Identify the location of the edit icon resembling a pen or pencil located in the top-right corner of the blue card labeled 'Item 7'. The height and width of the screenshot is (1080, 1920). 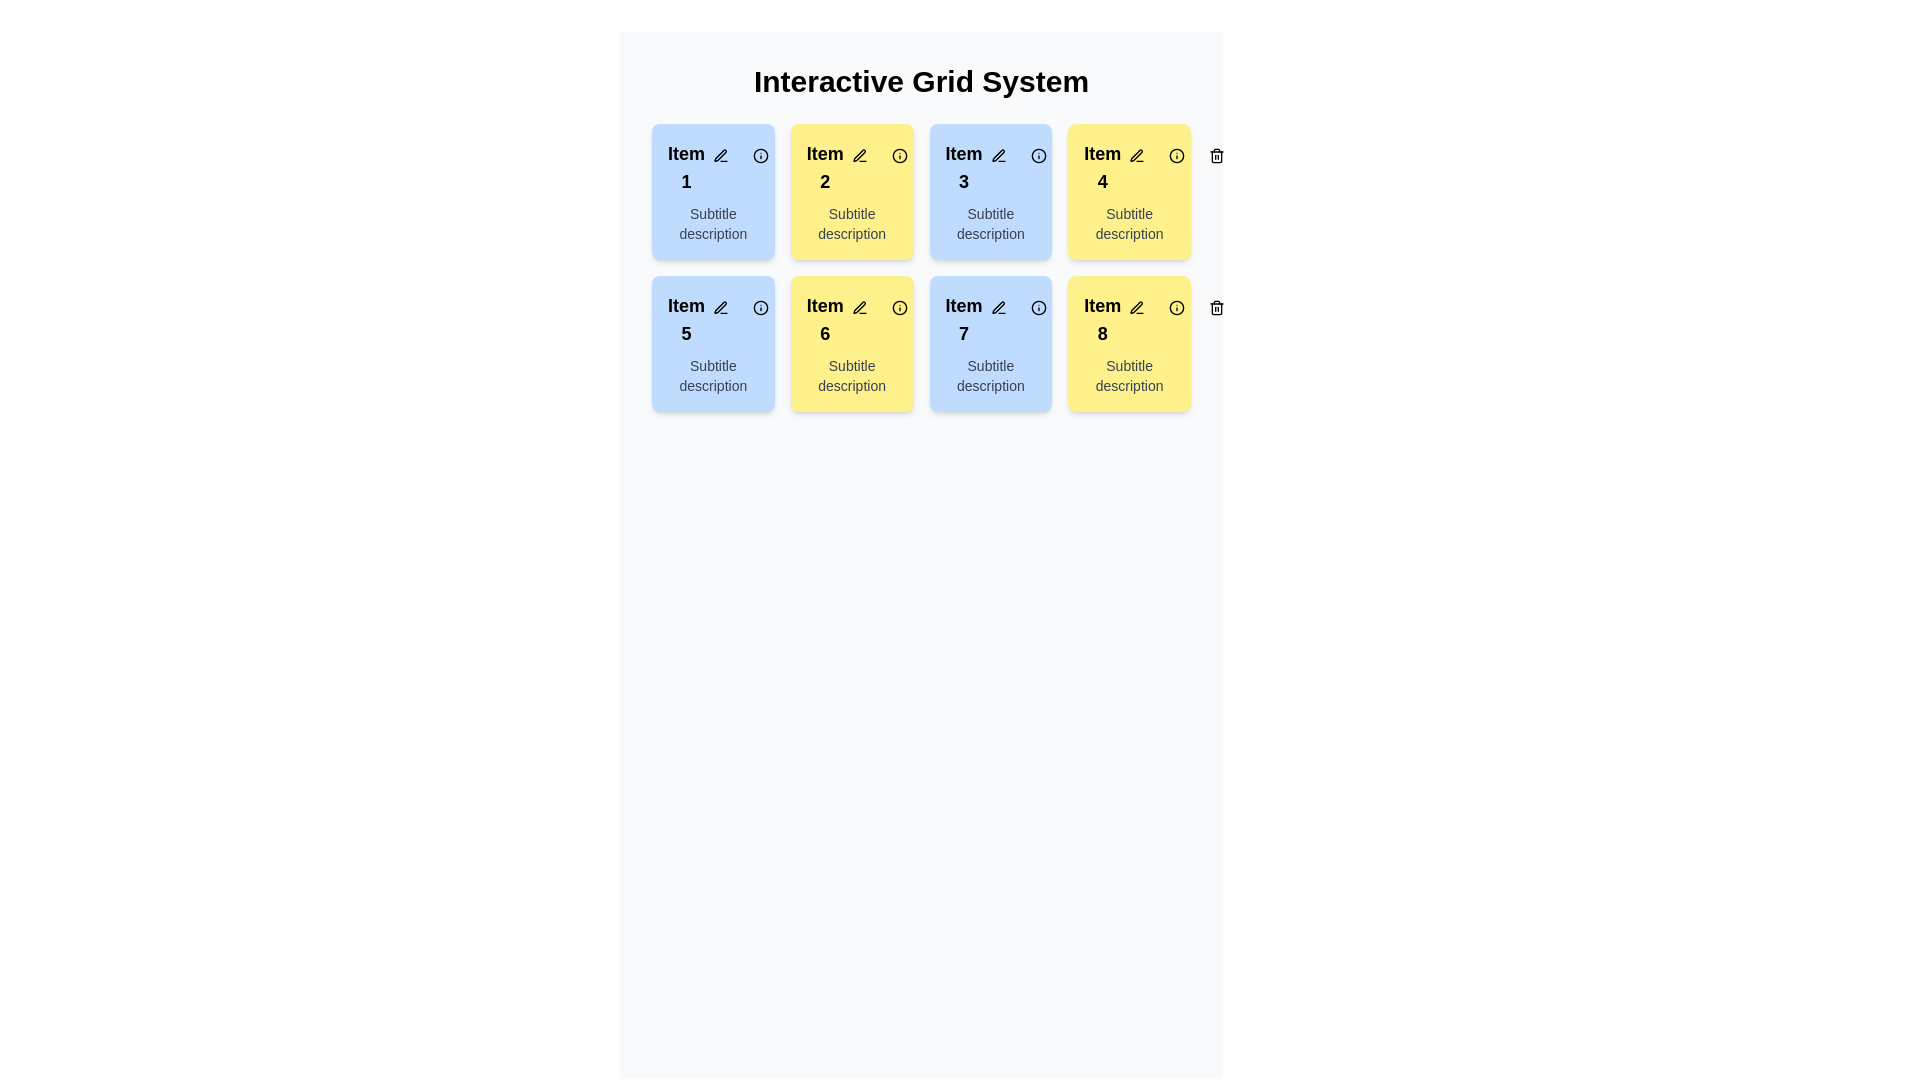
(998, 308).